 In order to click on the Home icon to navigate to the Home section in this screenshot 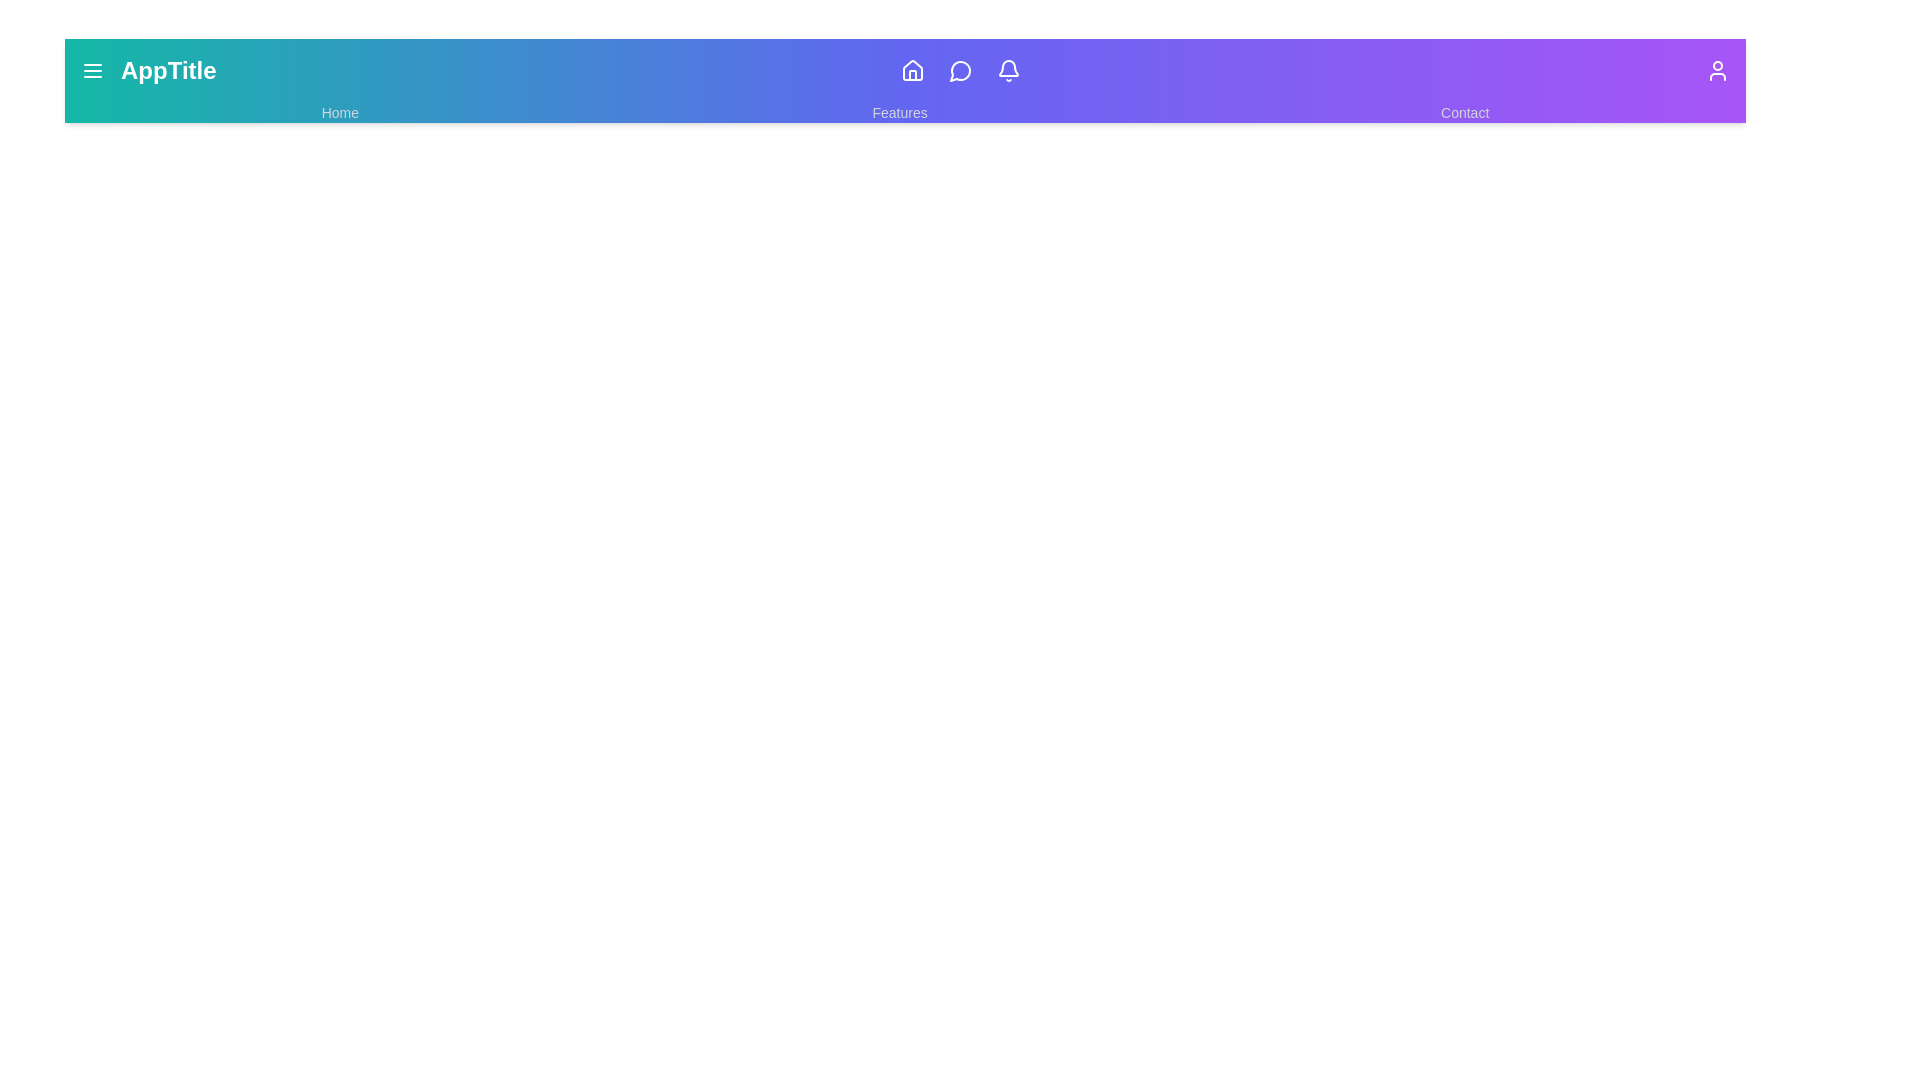, I will do `click(912, 69)`.